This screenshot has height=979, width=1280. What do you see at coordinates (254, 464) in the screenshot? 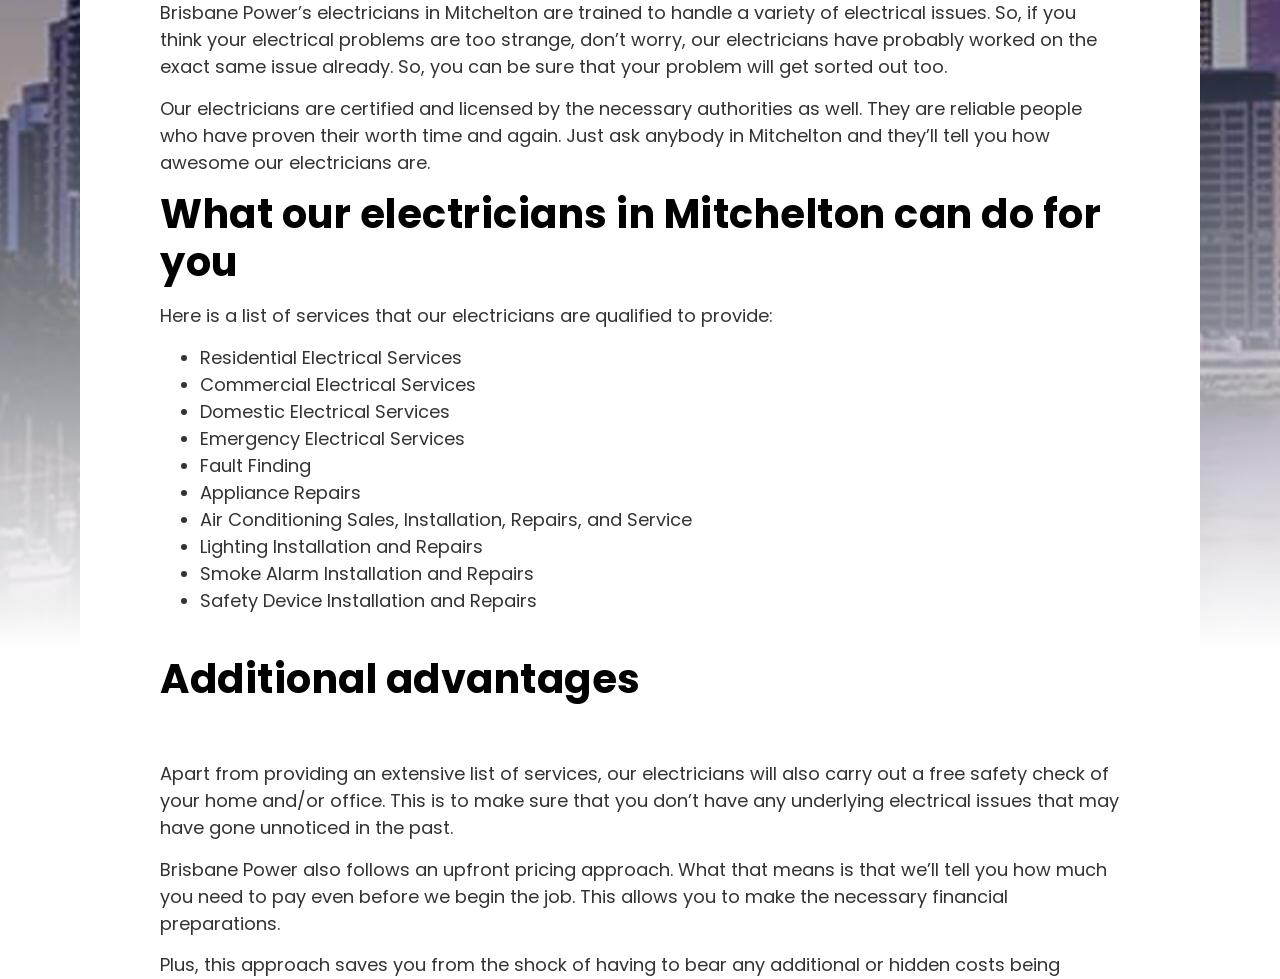
I see `'Fault Finding'` at bounding box center [254, 464].